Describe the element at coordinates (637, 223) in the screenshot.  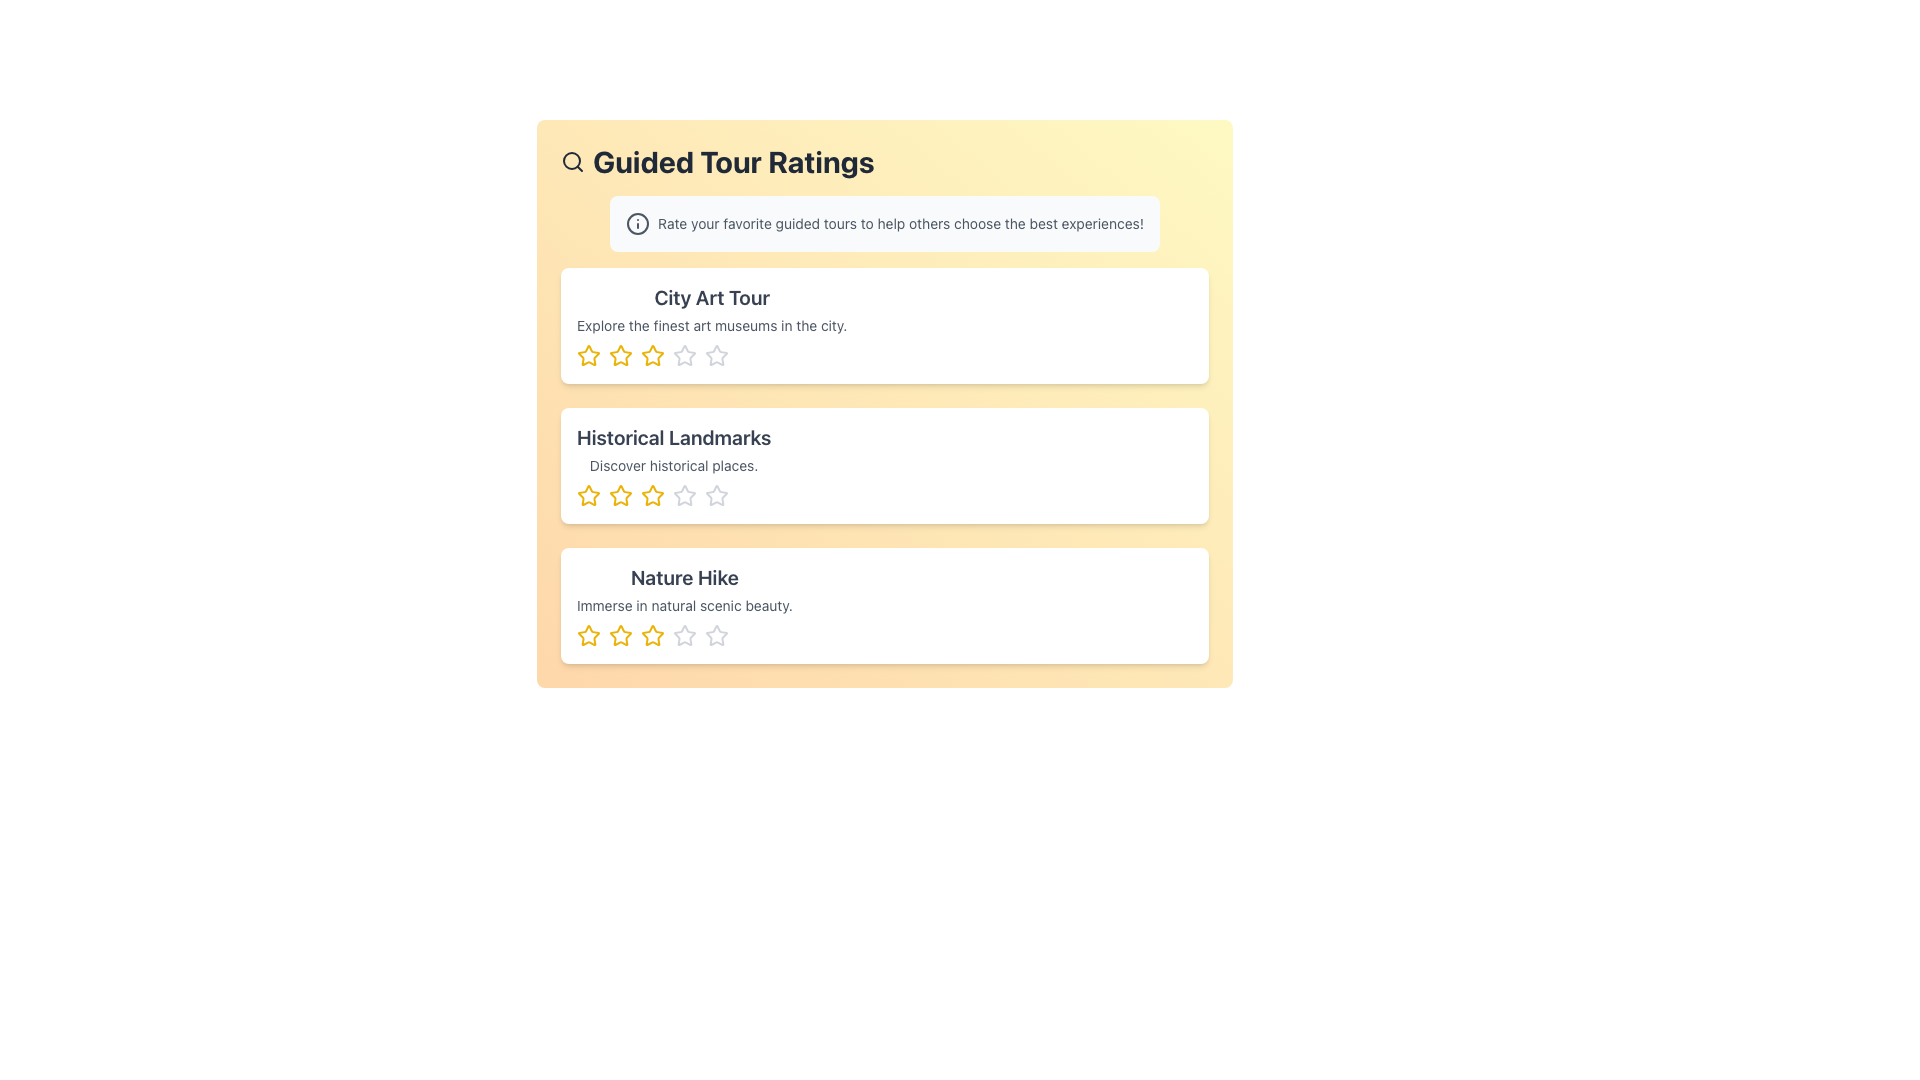
I see `the circular icon with a central dot and outer ring, located to the left of the text 'Rate your favorite guided tours to help others choose the best experiences!'` at that location.